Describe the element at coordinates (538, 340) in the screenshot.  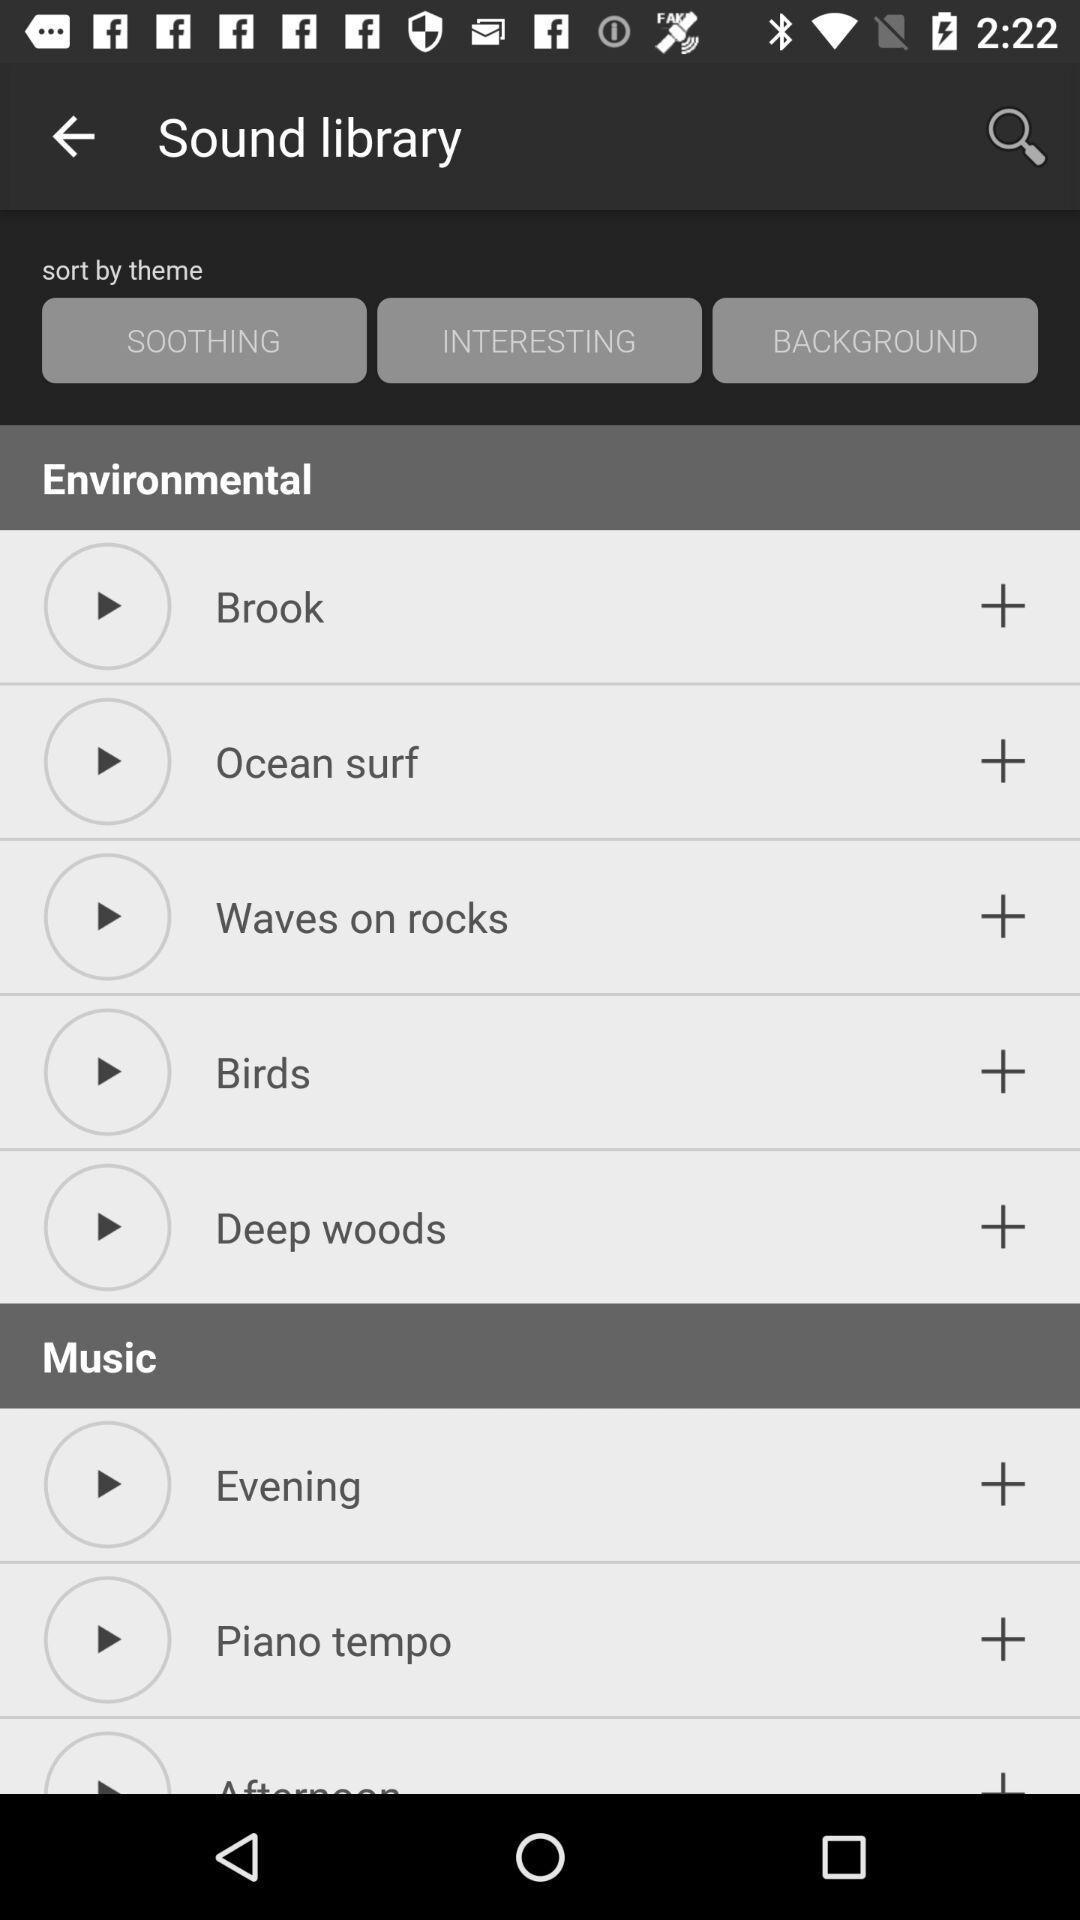
I see `the item next to the background icon` at that location.